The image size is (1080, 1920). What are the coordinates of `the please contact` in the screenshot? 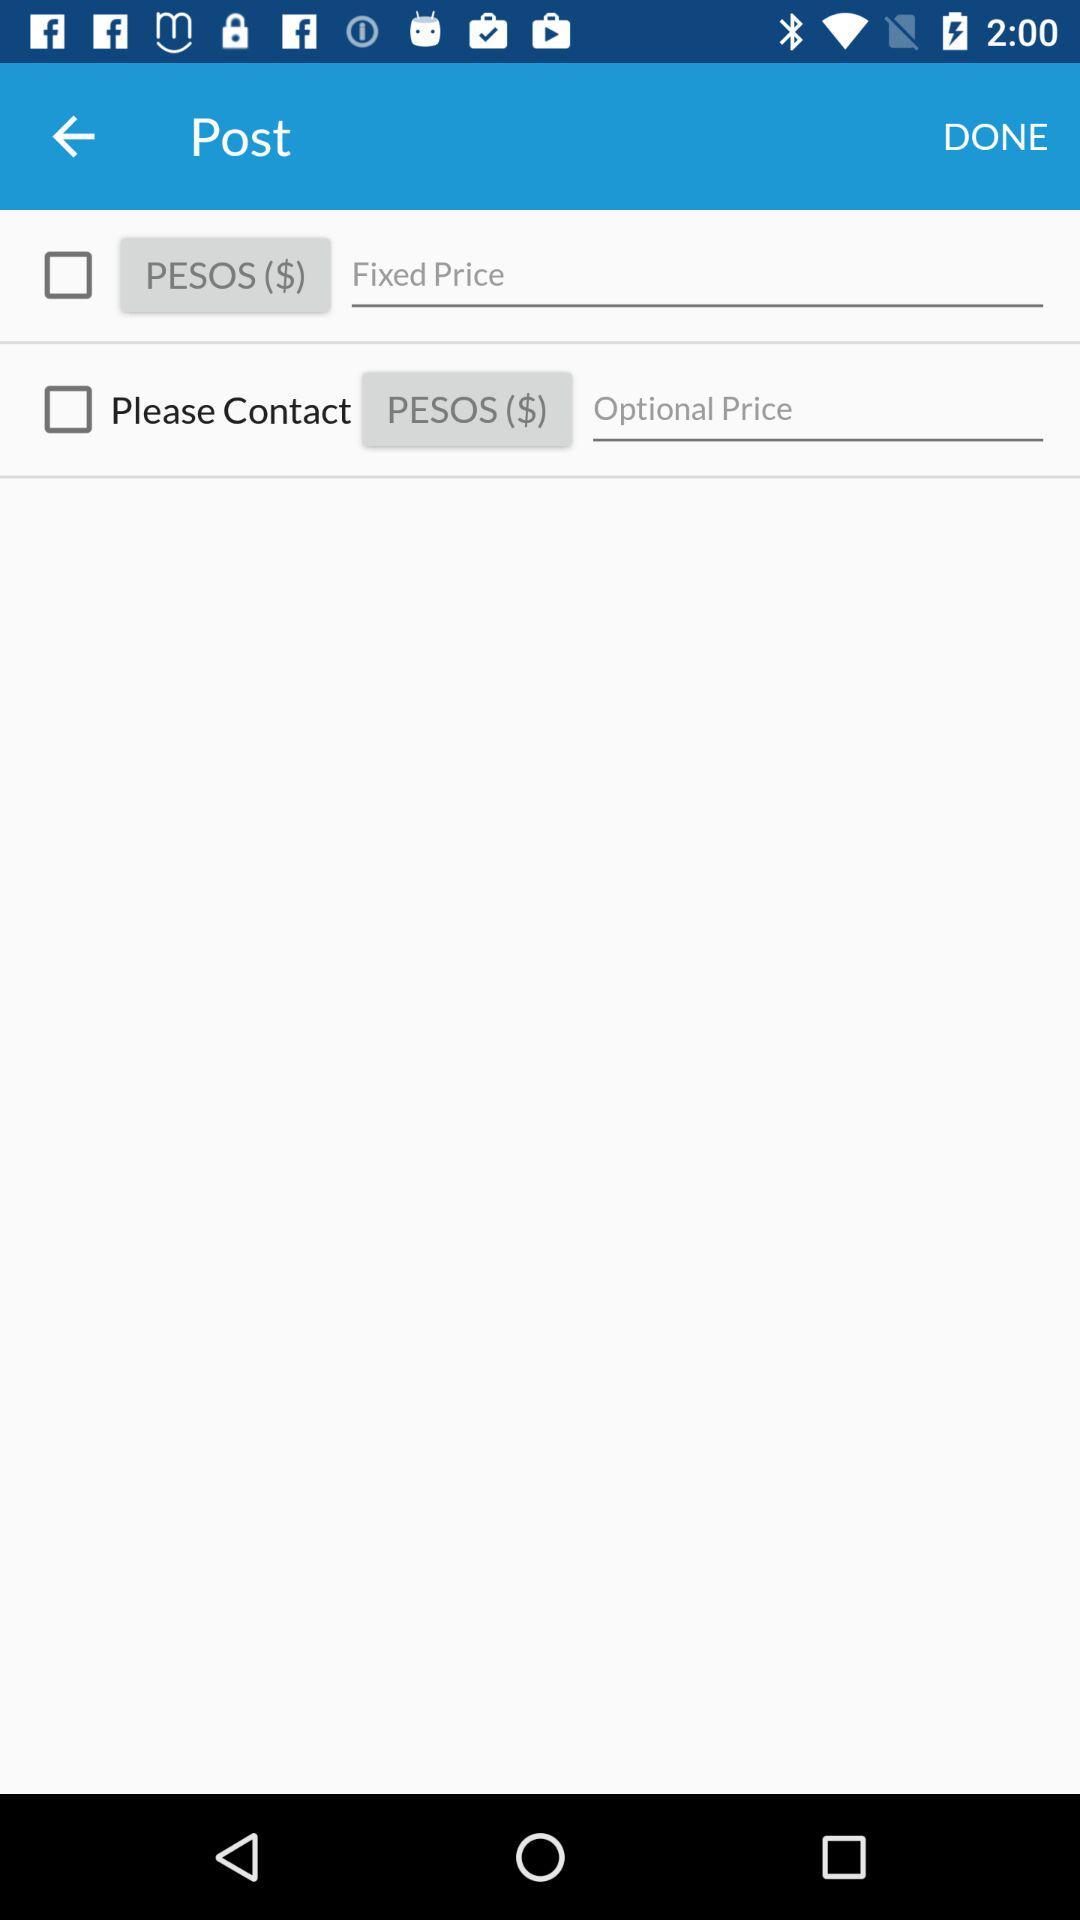 It's located at (189, 408).